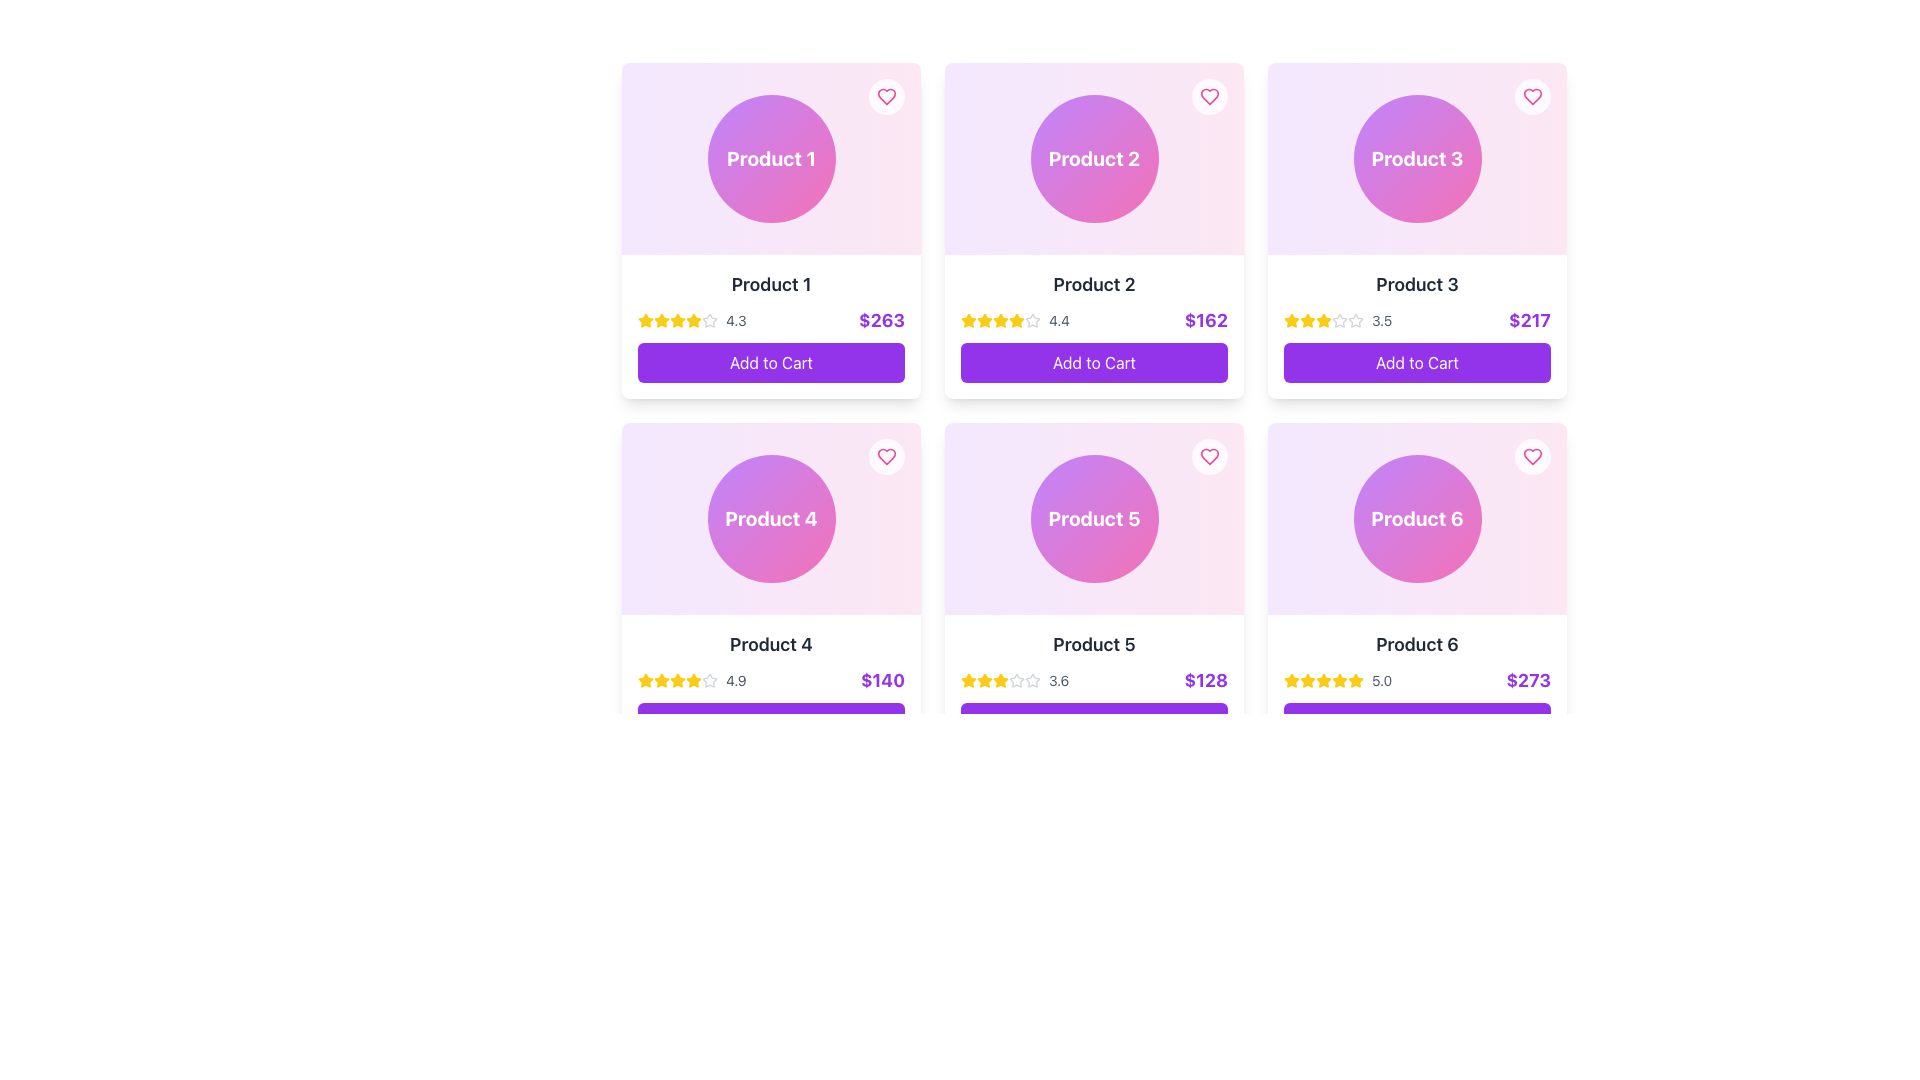 This screenshot has height=1080, width=1920. What do you see at coordinates (1356, 319) in the screenshot?
I see `the third star icon in the rating section of the card for 'Product 3', located in the middle row of the top-right card on the grid layout` at bounding box center [1356, 319].